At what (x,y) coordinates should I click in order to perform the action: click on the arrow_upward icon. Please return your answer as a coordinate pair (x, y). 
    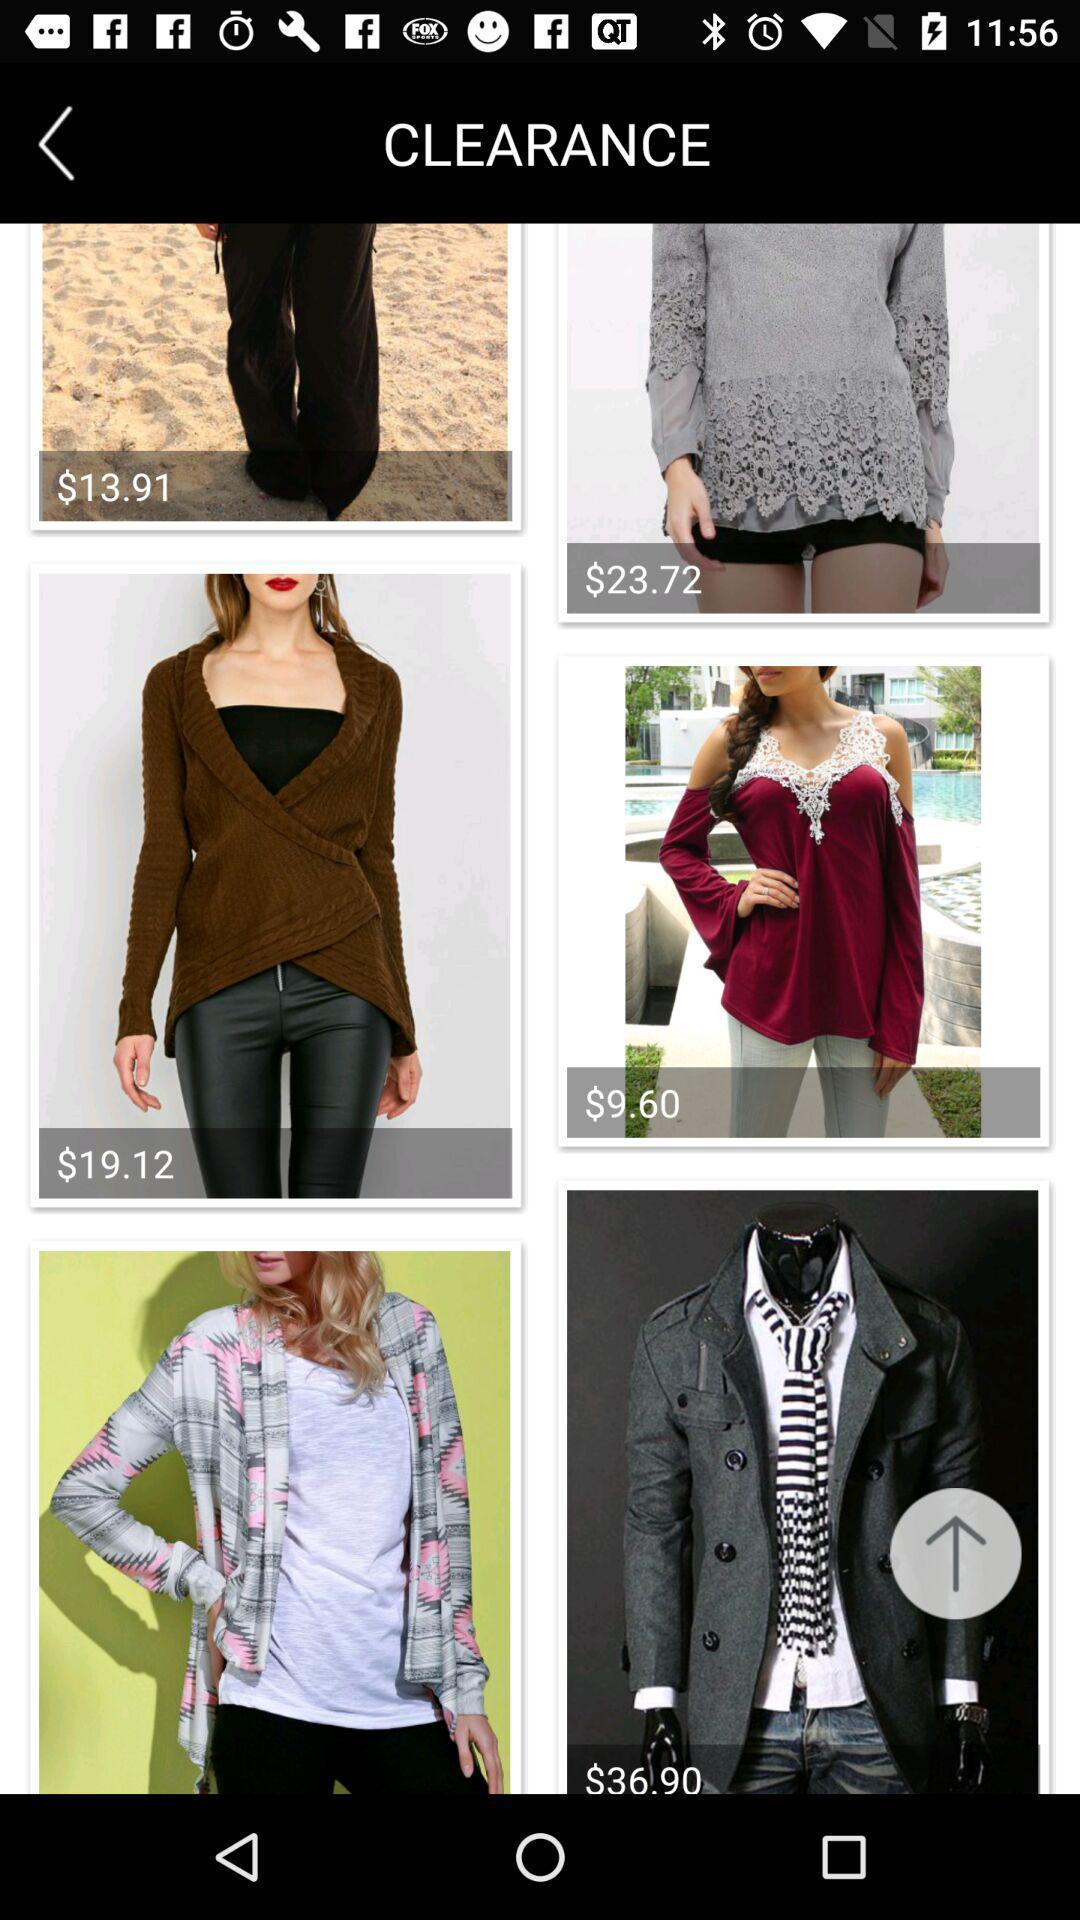
    Looking at the image, I should click on (954, 1552).